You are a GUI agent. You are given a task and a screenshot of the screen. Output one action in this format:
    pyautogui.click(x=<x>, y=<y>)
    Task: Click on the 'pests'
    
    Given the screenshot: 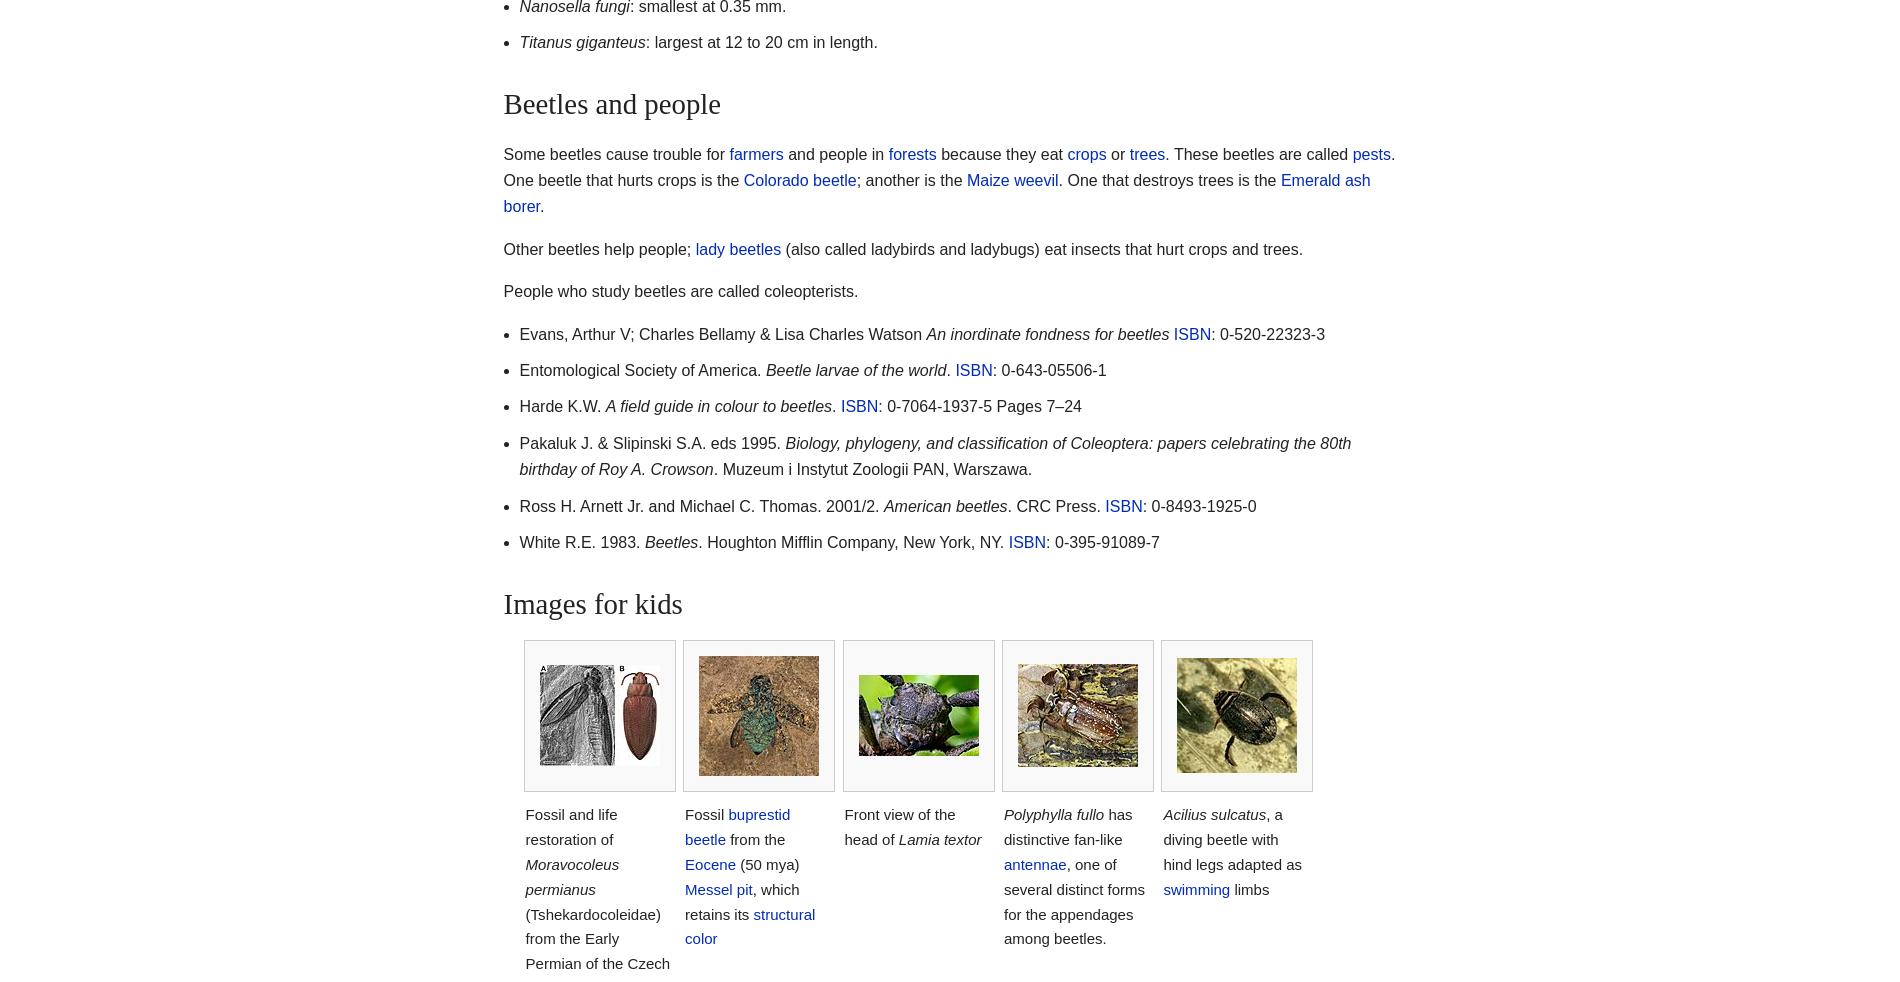 What is the action you would take?
    pyautogui.click(x=1370, y=152)
    